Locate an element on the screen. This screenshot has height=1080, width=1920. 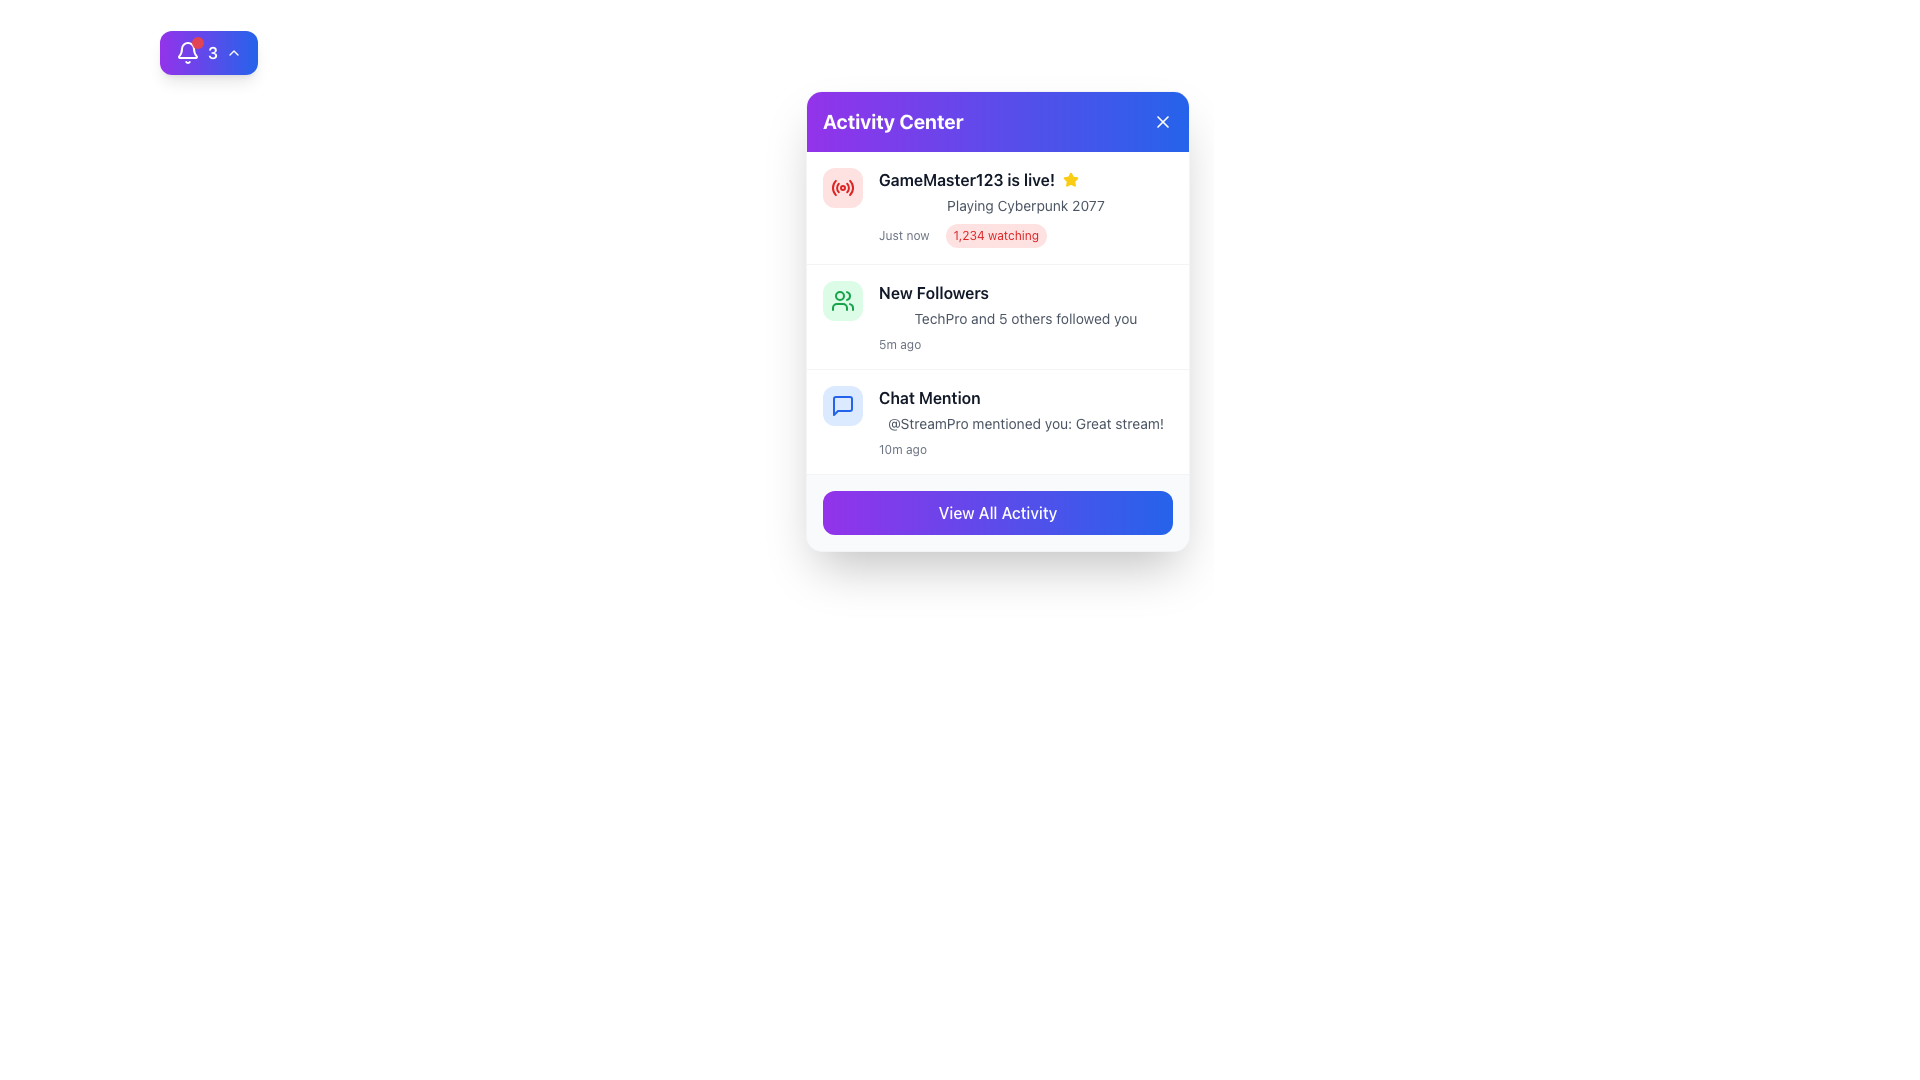
the notification represented by the blue outlined chat bubble icon located to the left of the text 'Chat Mention @StreamPro mentioned you: Great stream!' in the Activity Center dropdown is located at coordinates (843, 405).